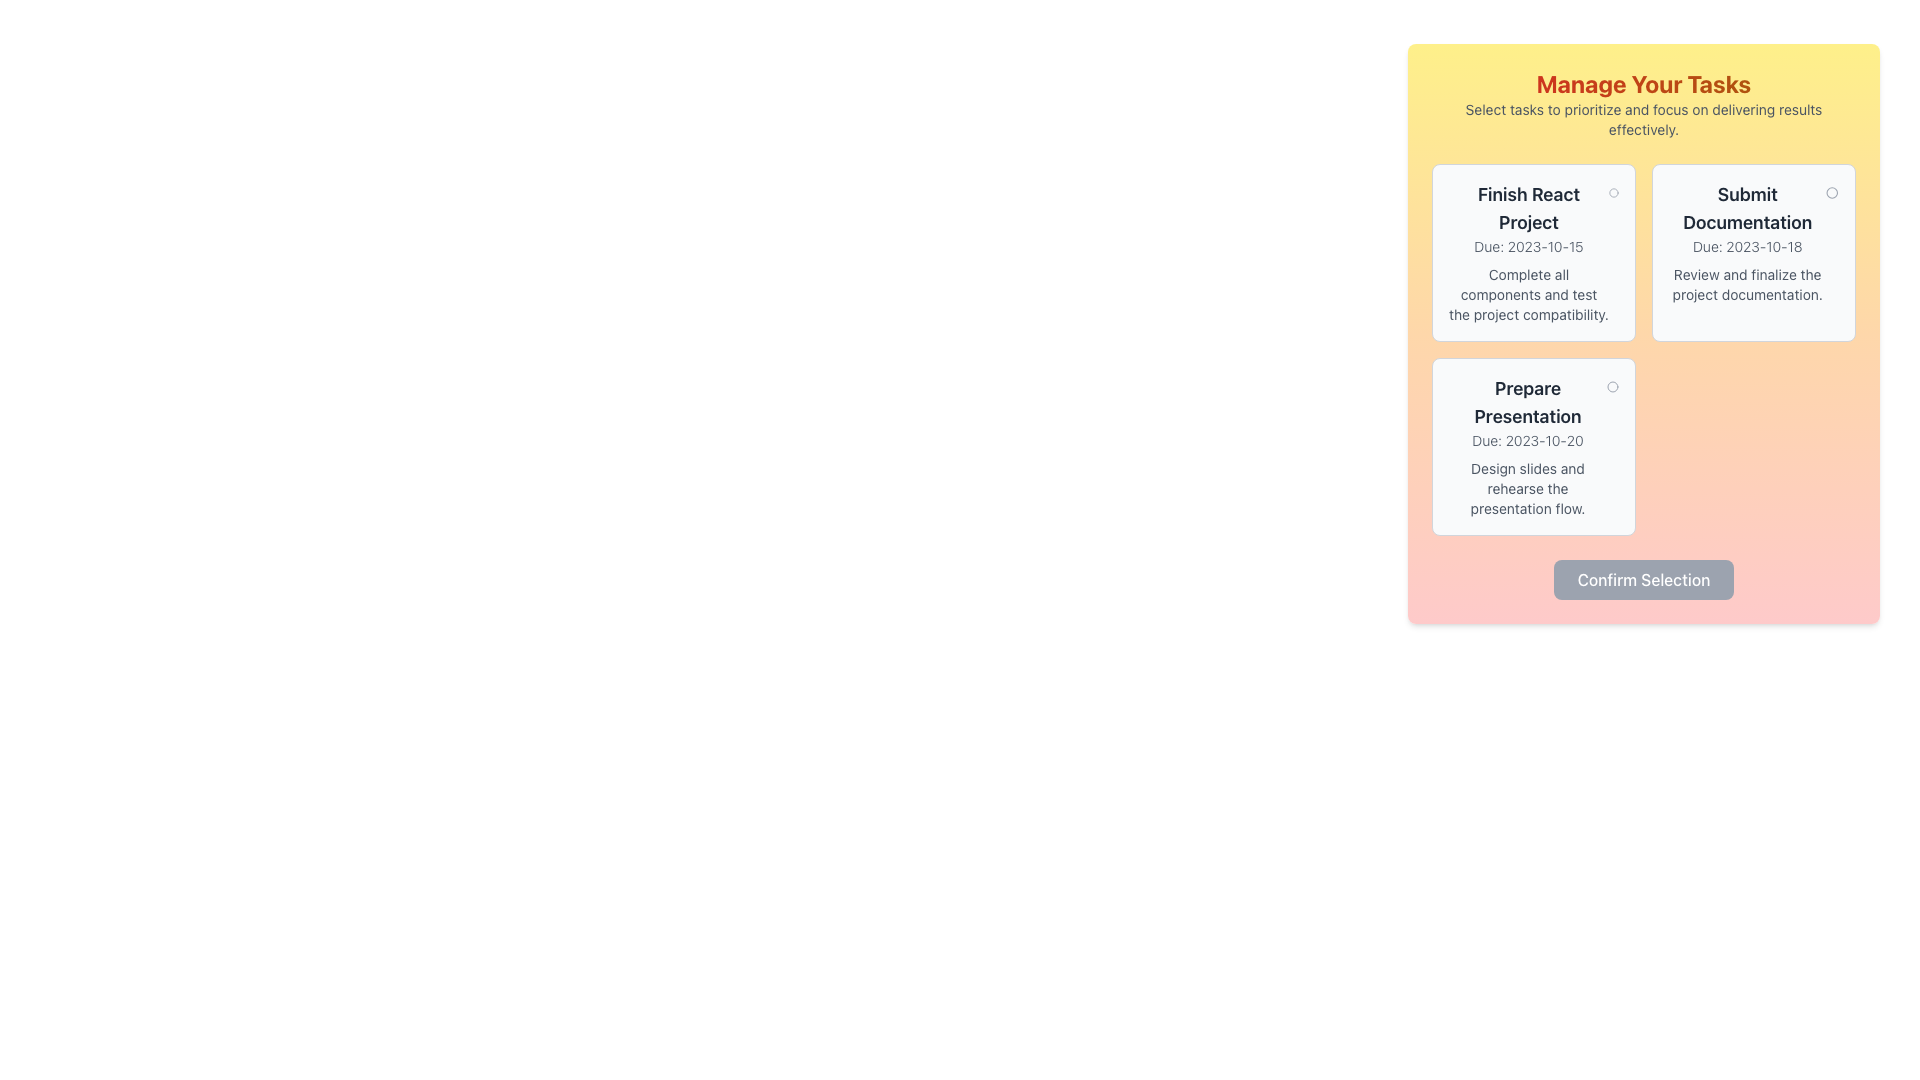  Describe the element at coordinates (1643, 119) in the screenshot. I see `the instructional text 'Select tasks to prioritize and focus on delivering results effectively', which is located beneath the heading 'Manage Your Tasks'` at that location.